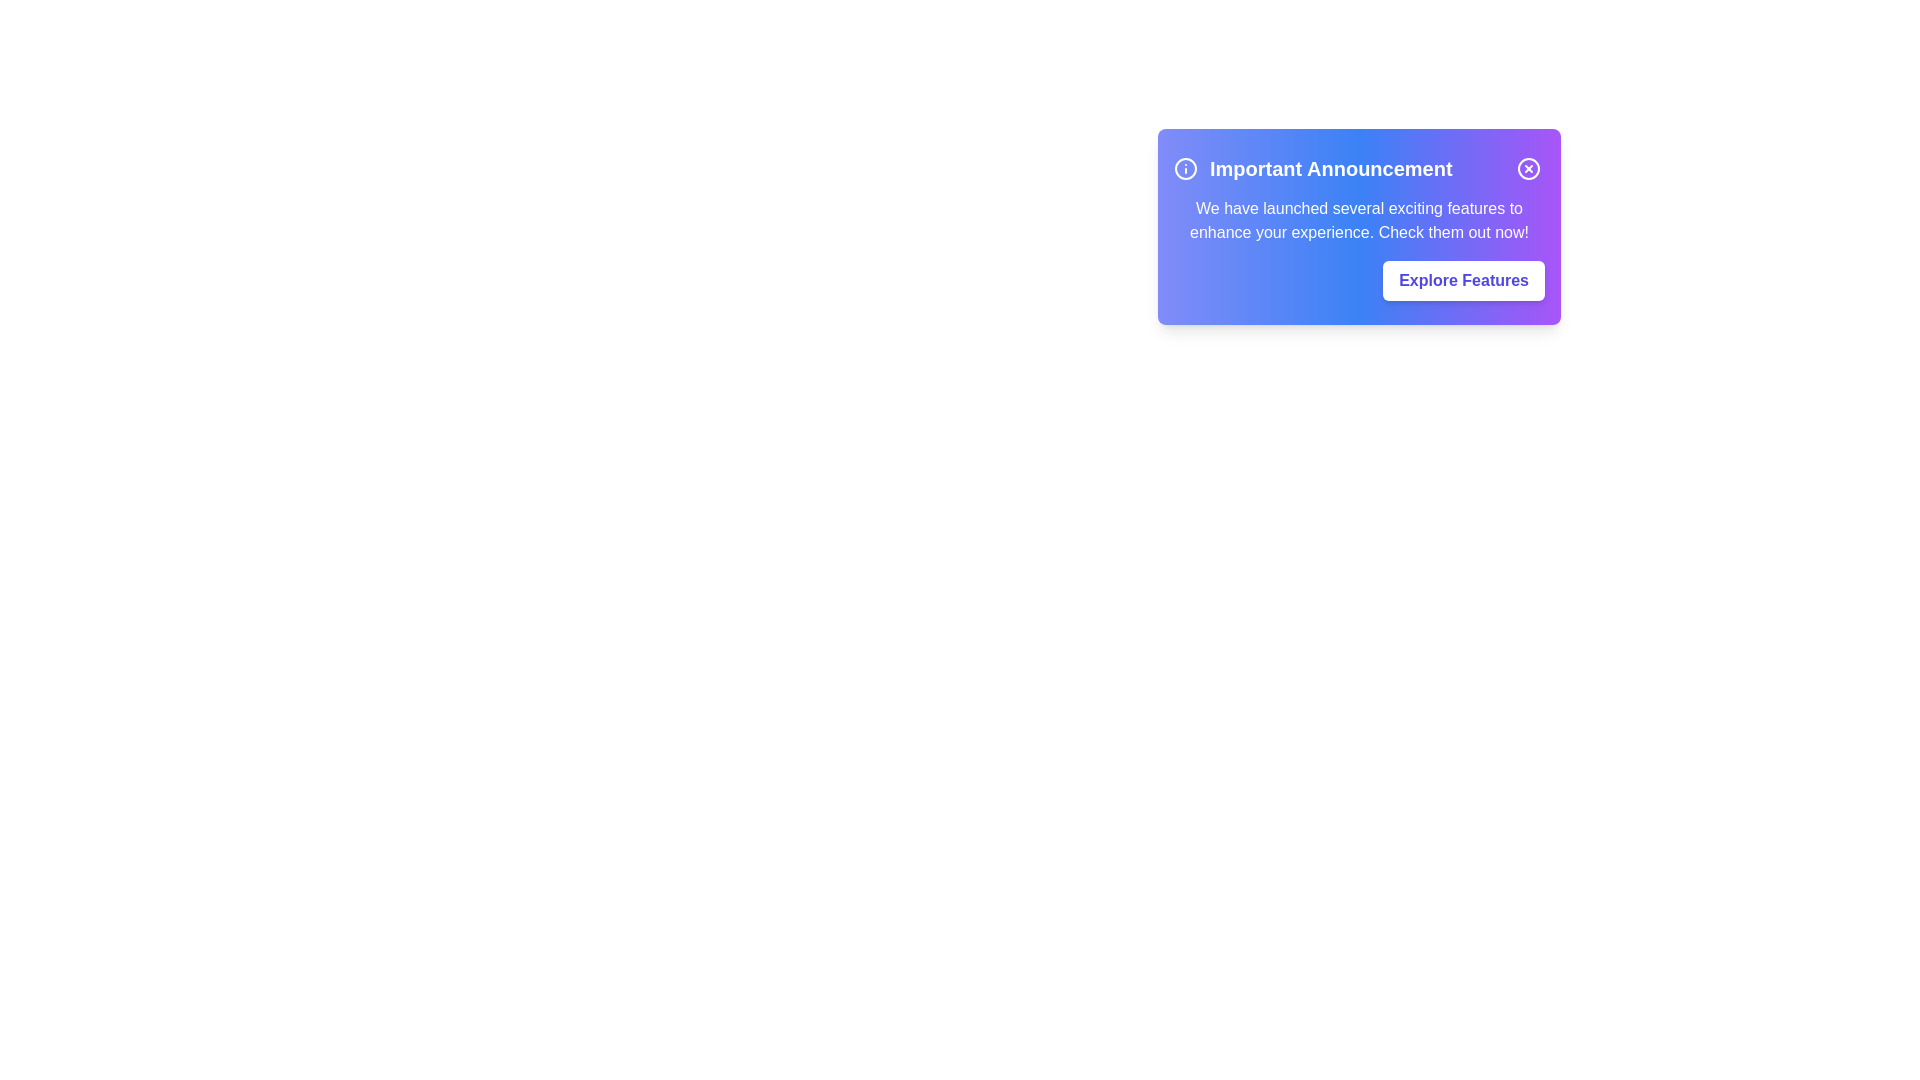  What do you see at coordinates (1528, 168) in the screenshot?
I see `the close button of the announcement panel to close it` at bounding box center [1528, 168].